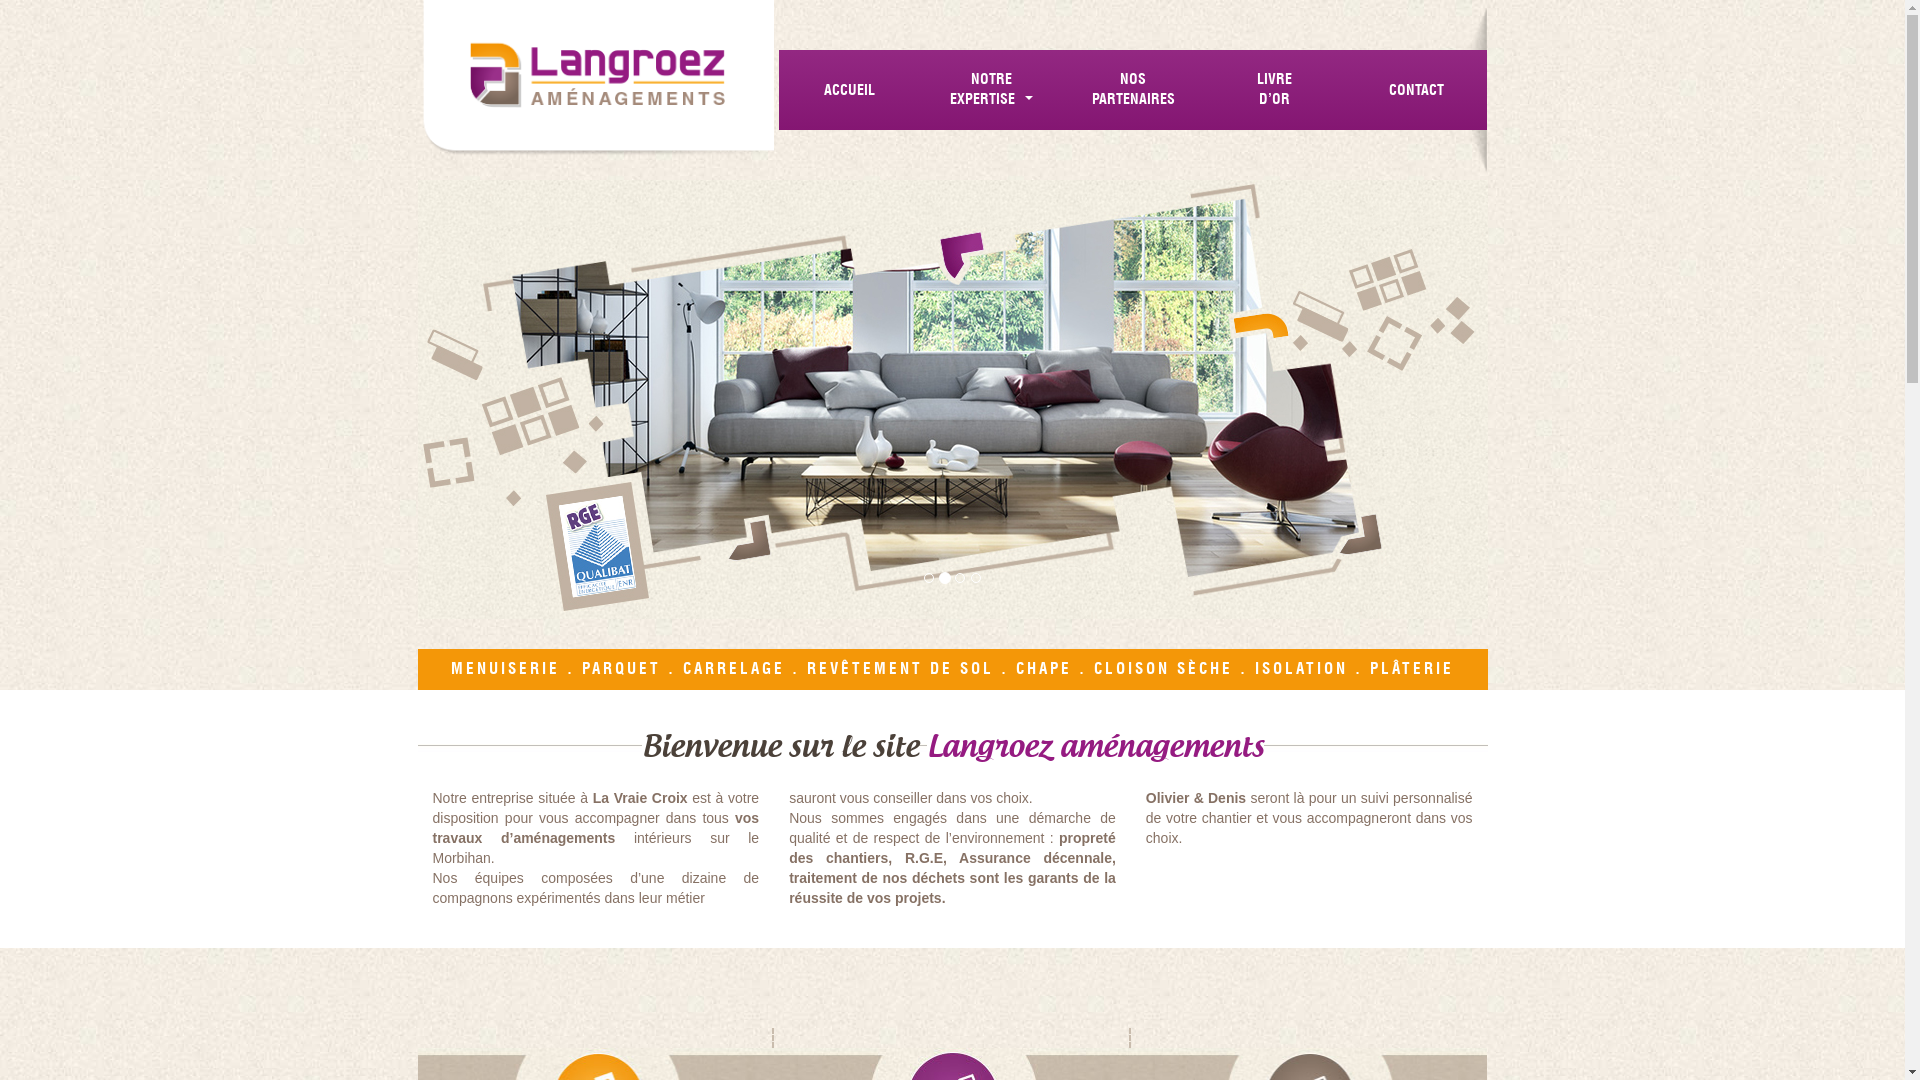 The width and height of the screenshot is (1920, 1080). What do you see at coordinates (992, 88) in the screenshot?
I see `'NOTRE` at bounding box center [992, 88].